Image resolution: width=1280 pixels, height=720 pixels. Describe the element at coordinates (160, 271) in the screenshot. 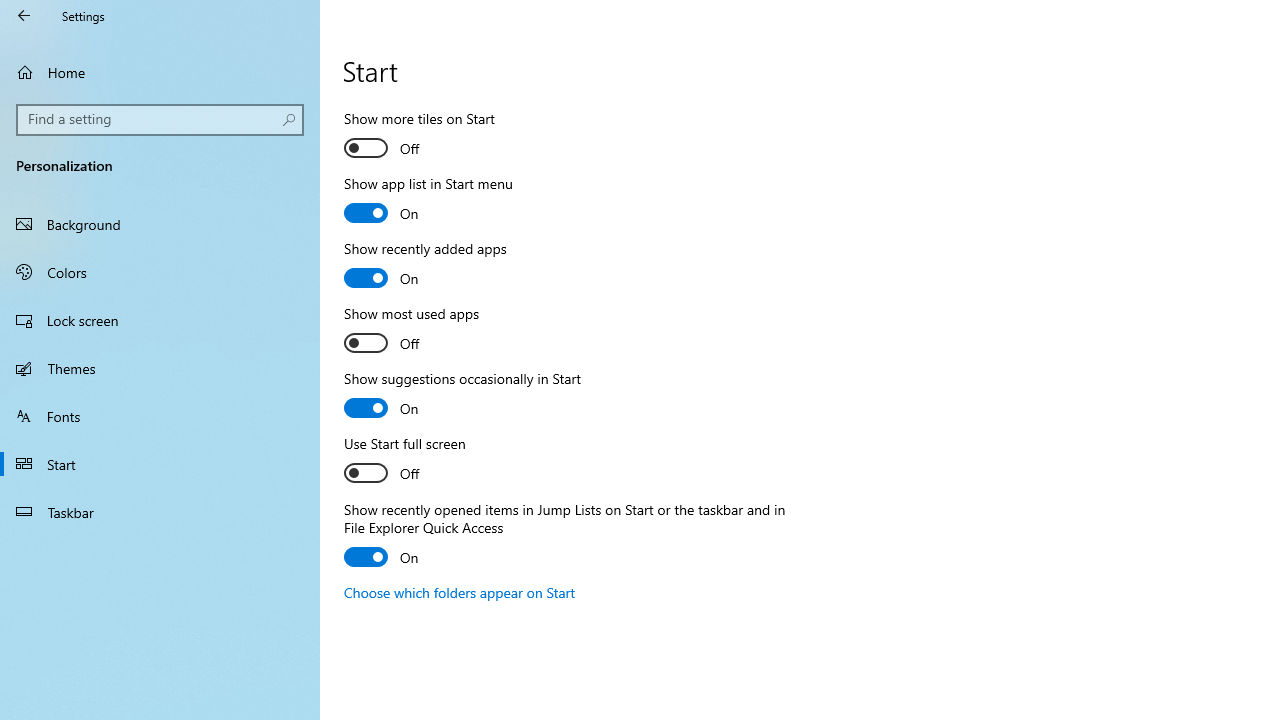

I see `'Colors'` at that location.